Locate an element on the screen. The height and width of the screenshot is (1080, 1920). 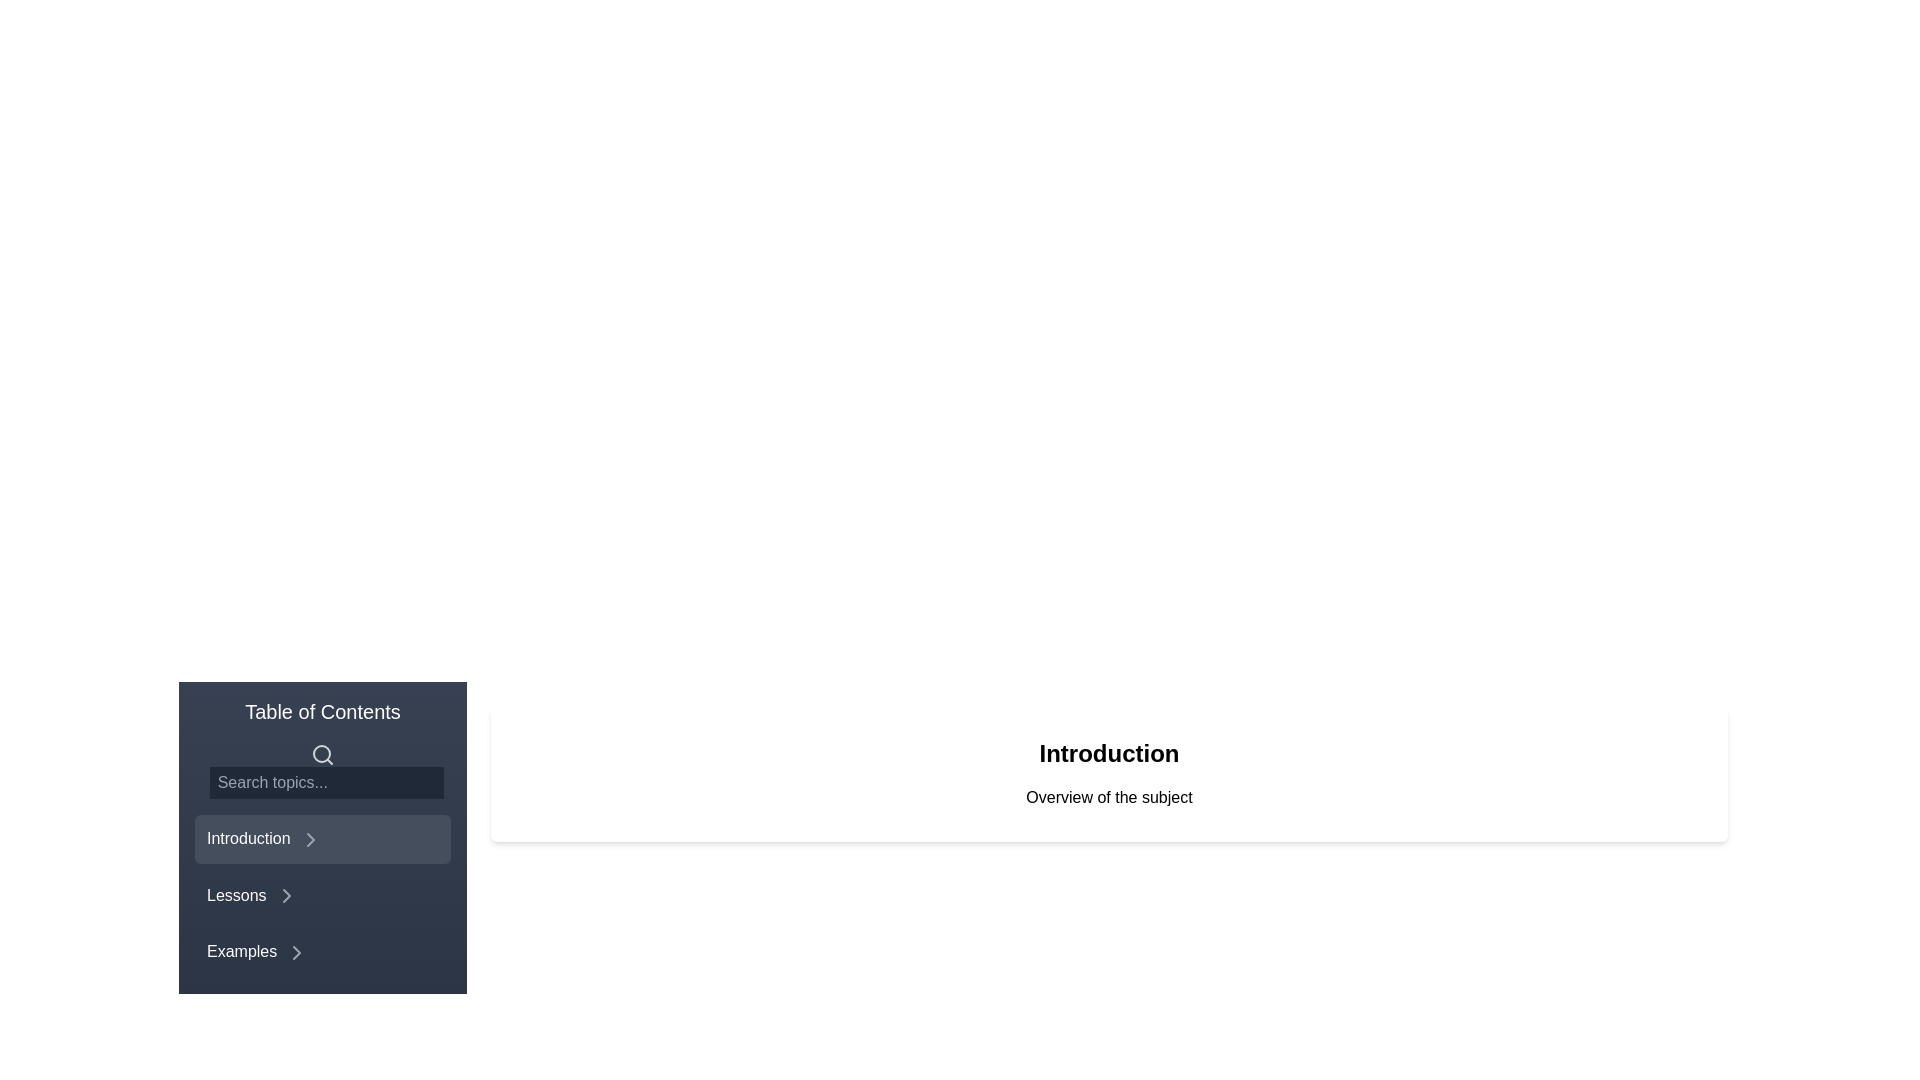
the search initiation button located at the top-left corner of the sidebar, which is positioned immediately before the text input field is located at coordinates (322, 753).